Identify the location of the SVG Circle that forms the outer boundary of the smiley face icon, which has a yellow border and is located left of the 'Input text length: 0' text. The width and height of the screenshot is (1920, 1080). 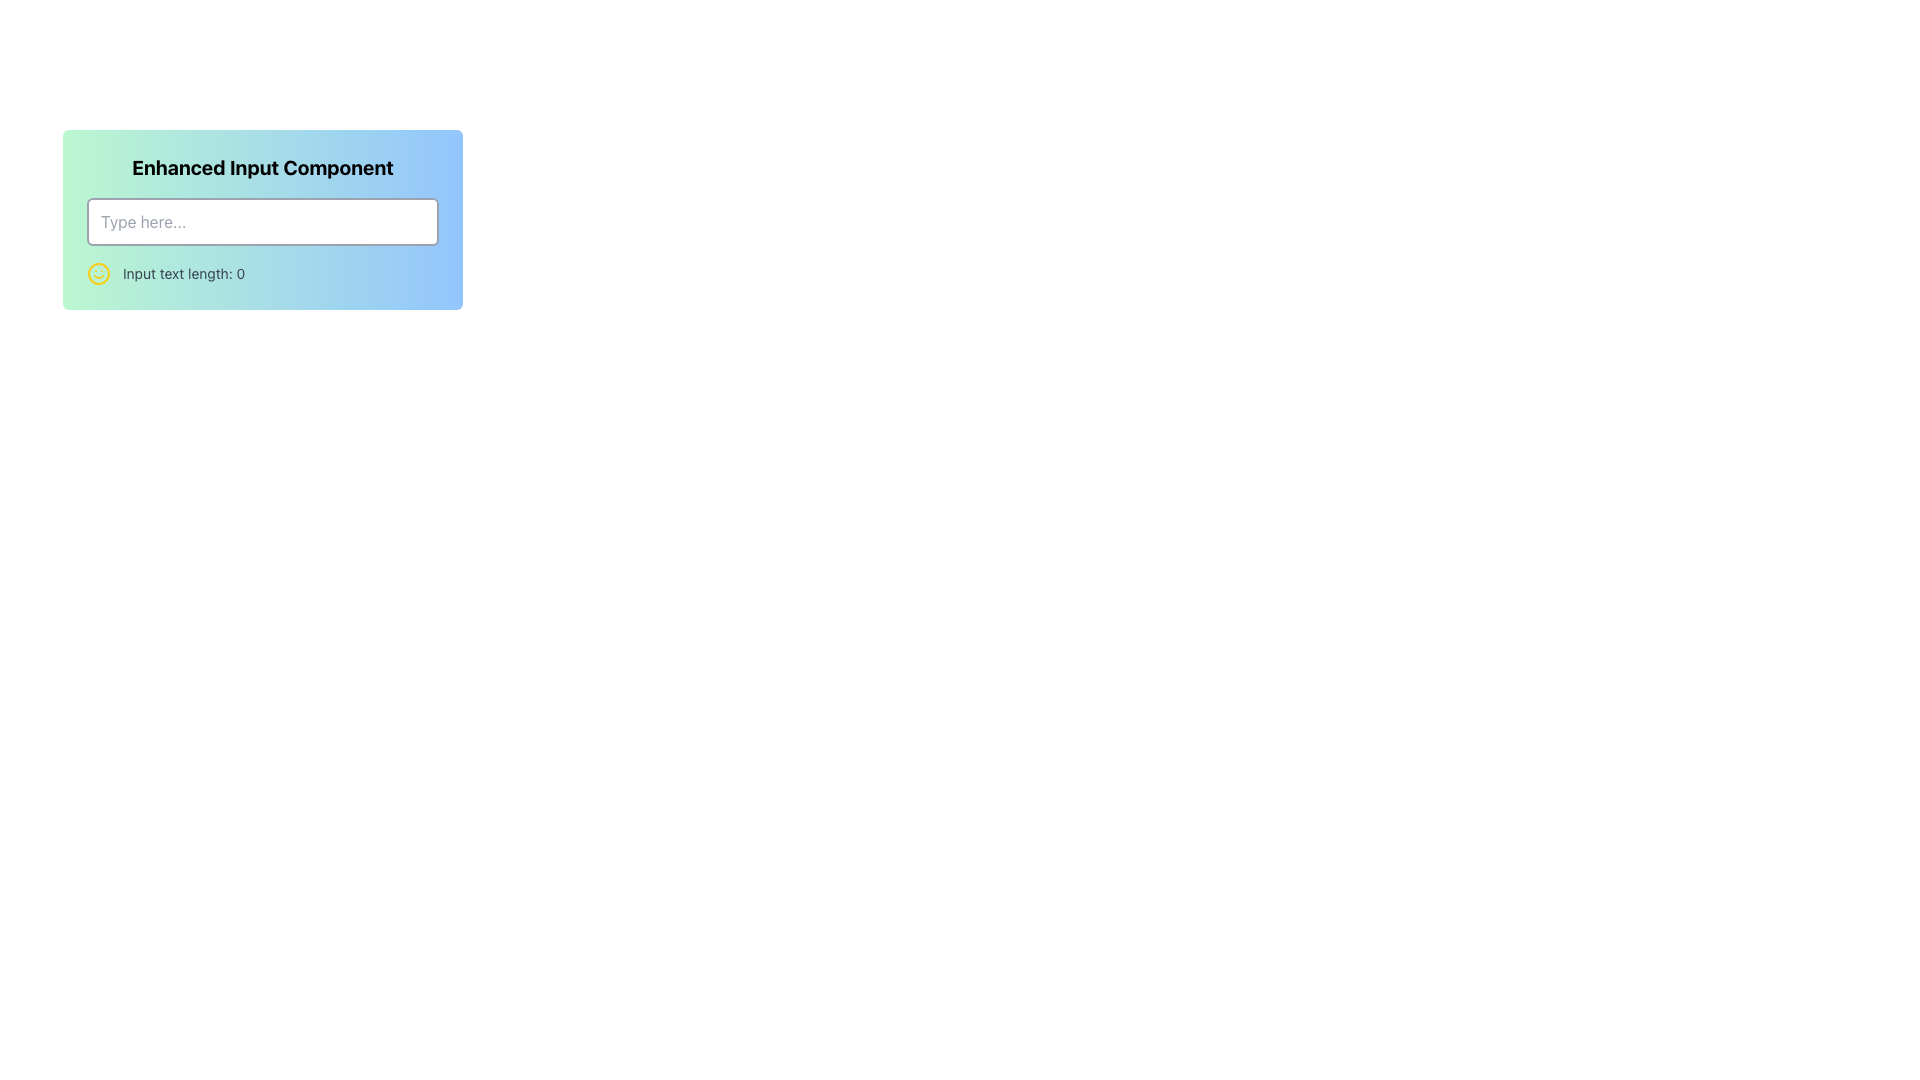
(98, 273).